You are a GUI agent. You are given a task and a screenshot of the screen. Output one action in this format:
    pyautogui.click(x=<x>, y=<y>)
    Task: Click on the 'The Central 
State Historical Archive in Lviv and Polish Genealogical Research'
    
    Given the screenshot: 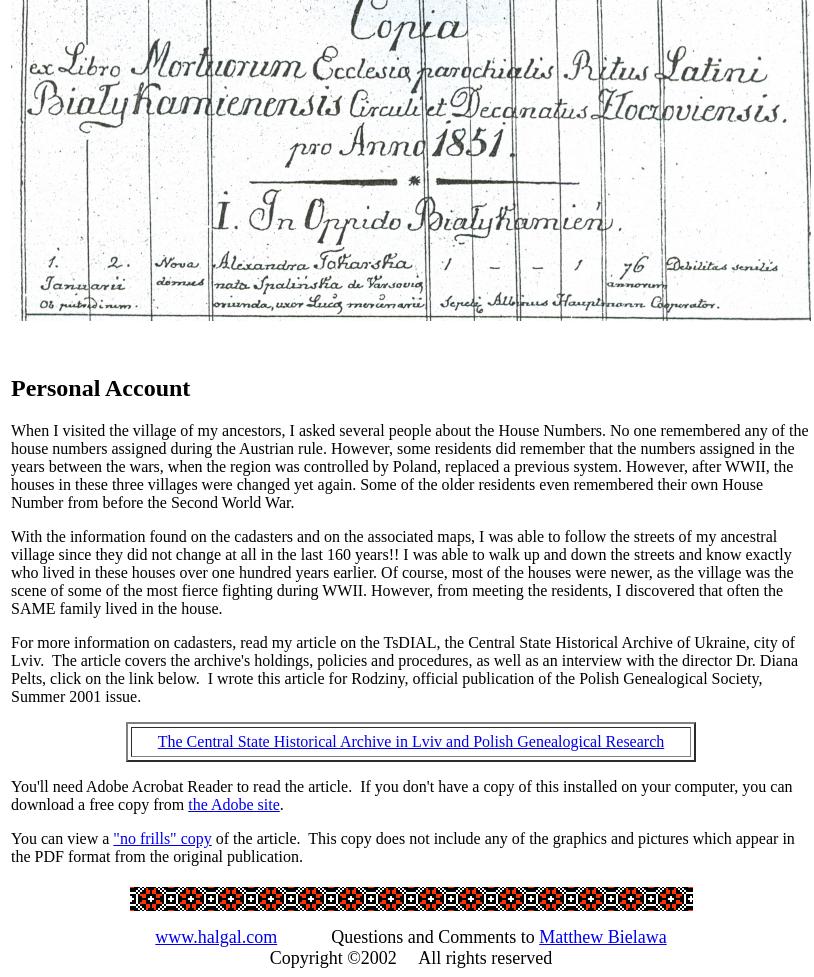 What is the action you would take?
    pyautogui.click(x=409, y=740)
    